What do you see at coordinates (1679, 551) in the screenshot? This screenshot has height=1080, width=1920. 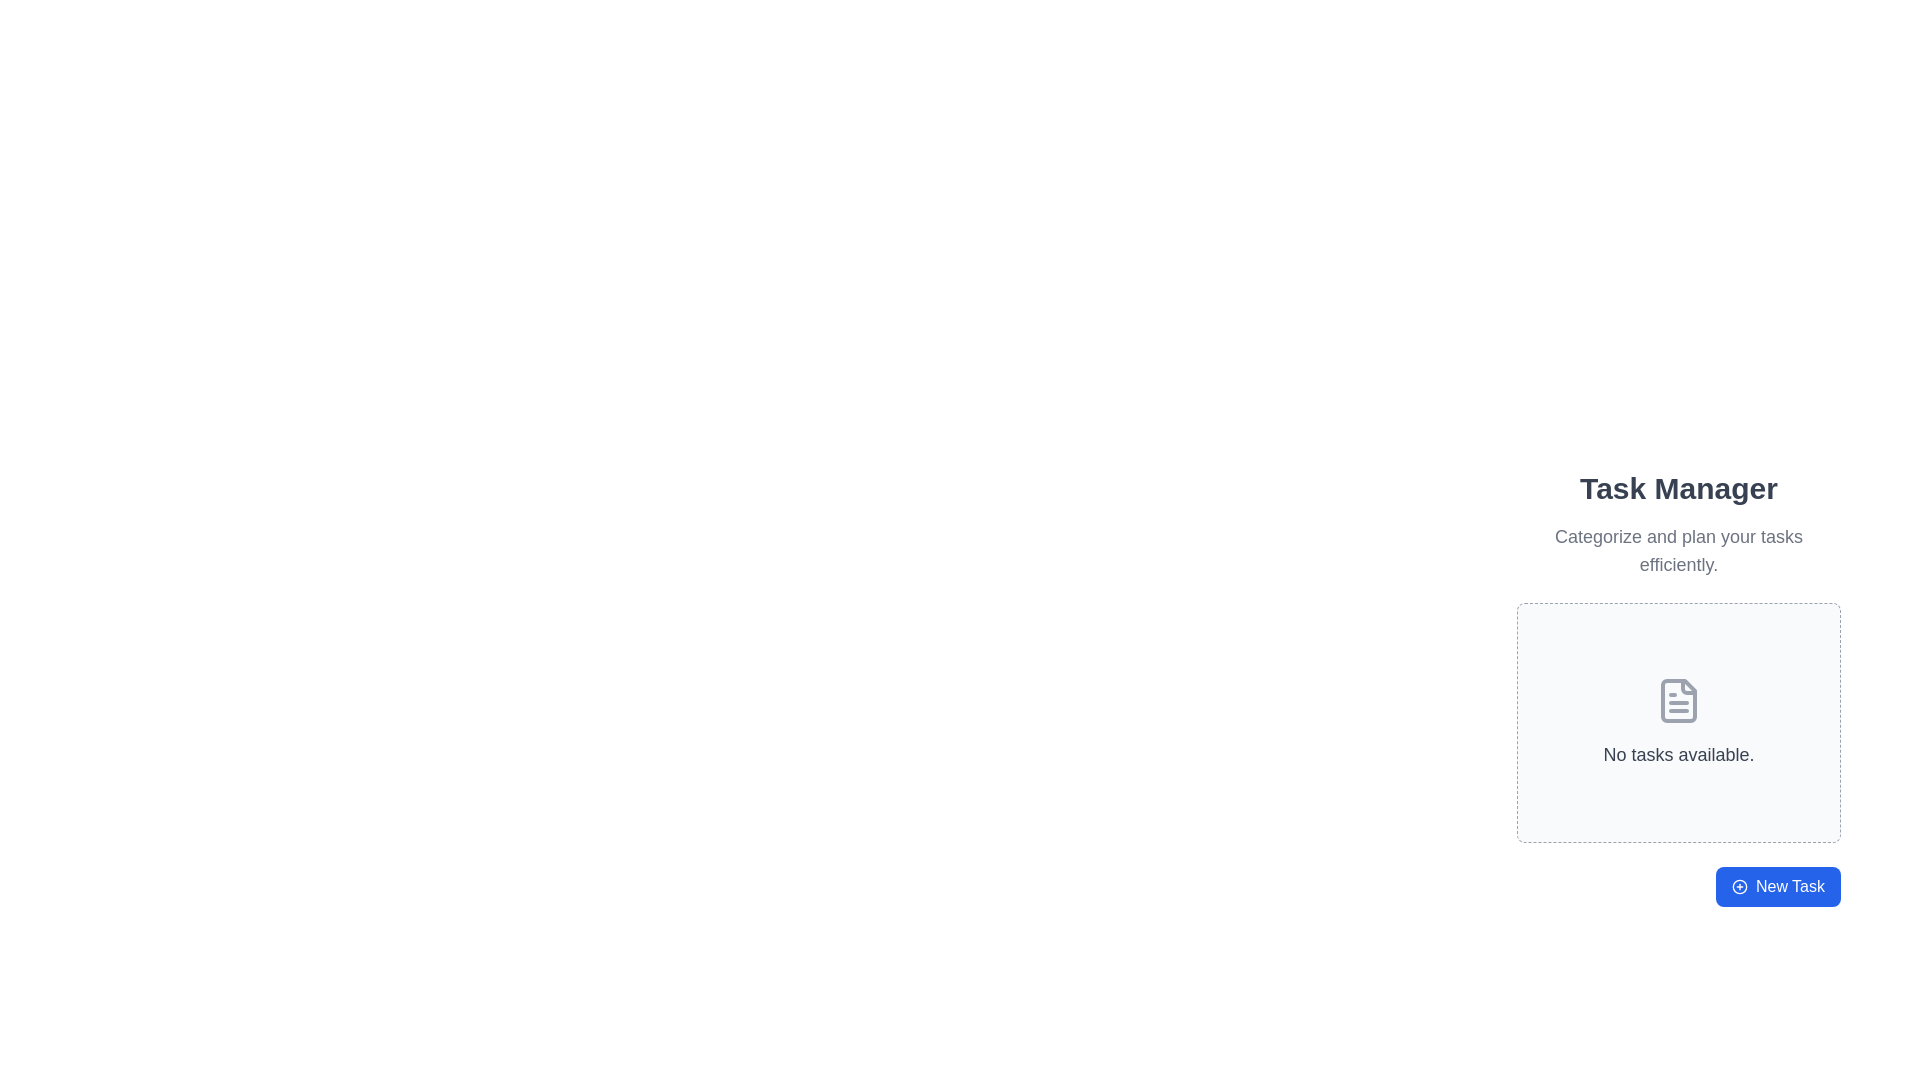 I see `the static text that serves as a descriptive subtitle or tagline for the 'Task Manager' module, located just below the heading` at bounding box center [1679, 551].